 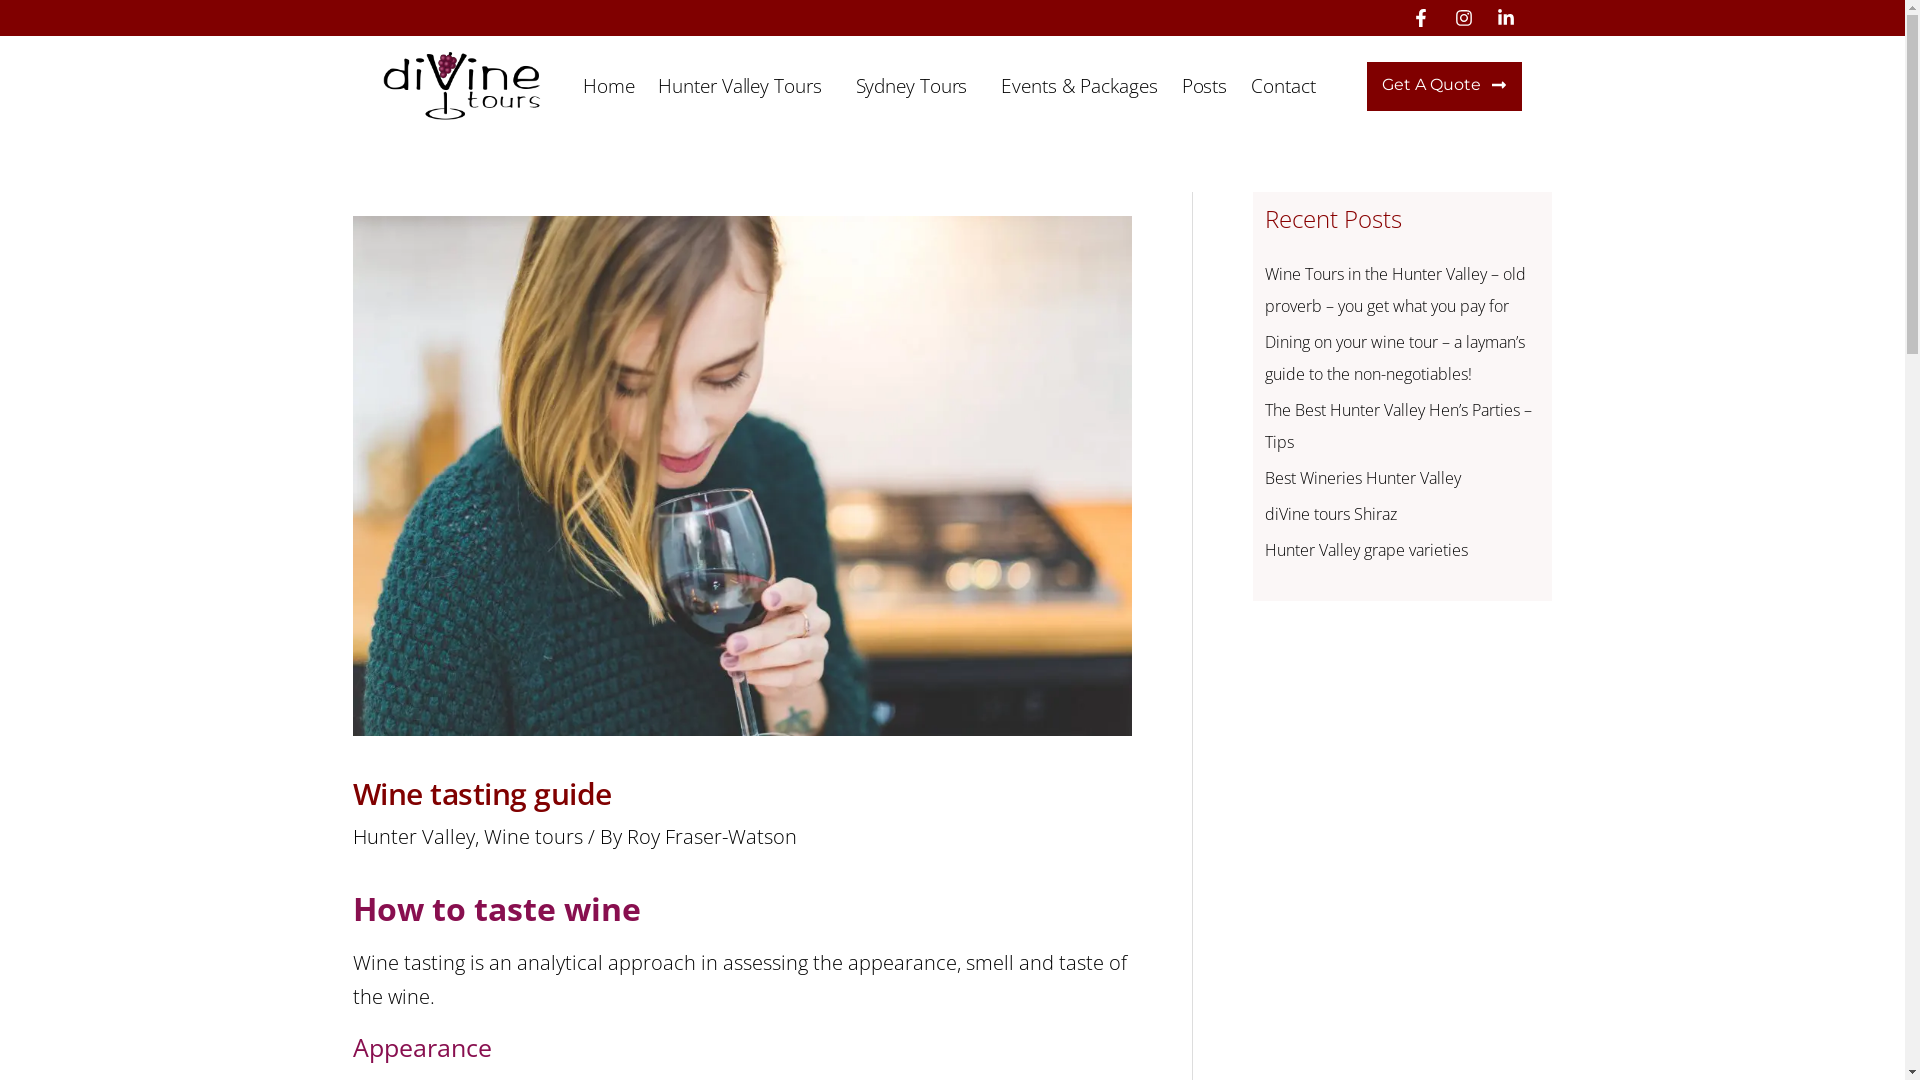 I want to click on 'Wine tours', so click(x=533, y=836).